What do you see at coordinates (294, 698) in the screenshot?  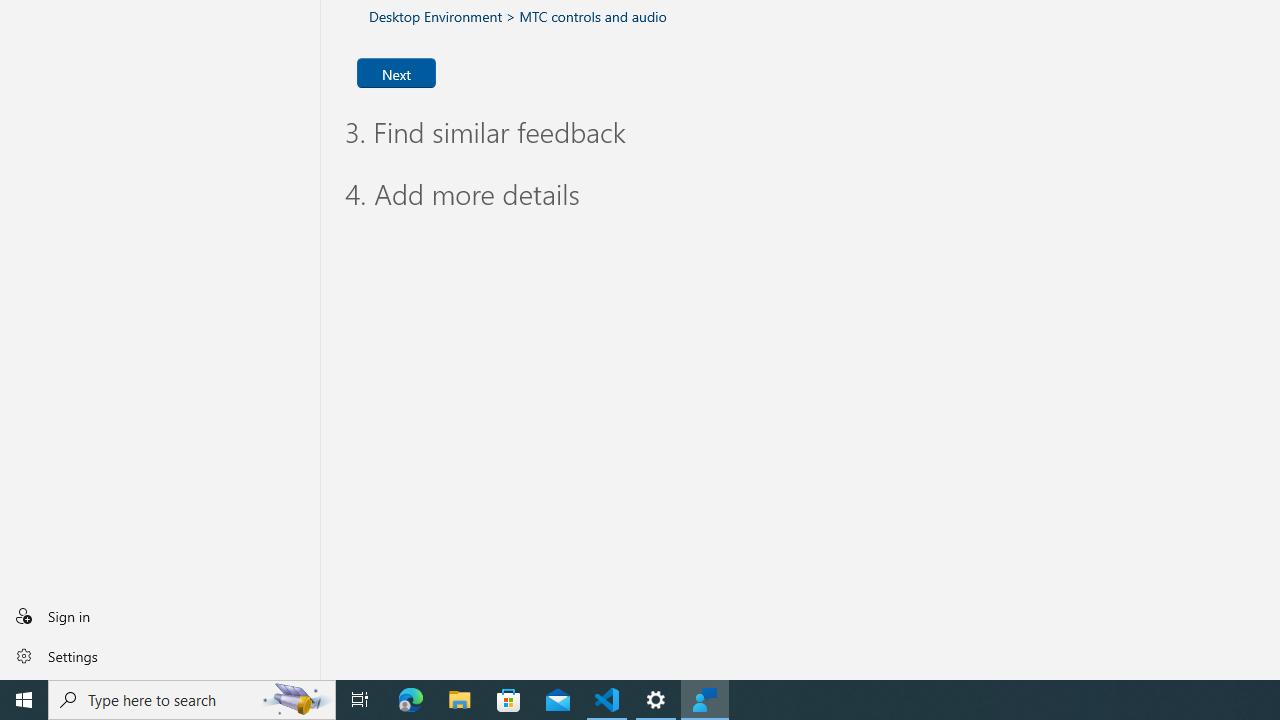 I see `'Search highlights icon opens search home window'` at bounding box center [294, 698].